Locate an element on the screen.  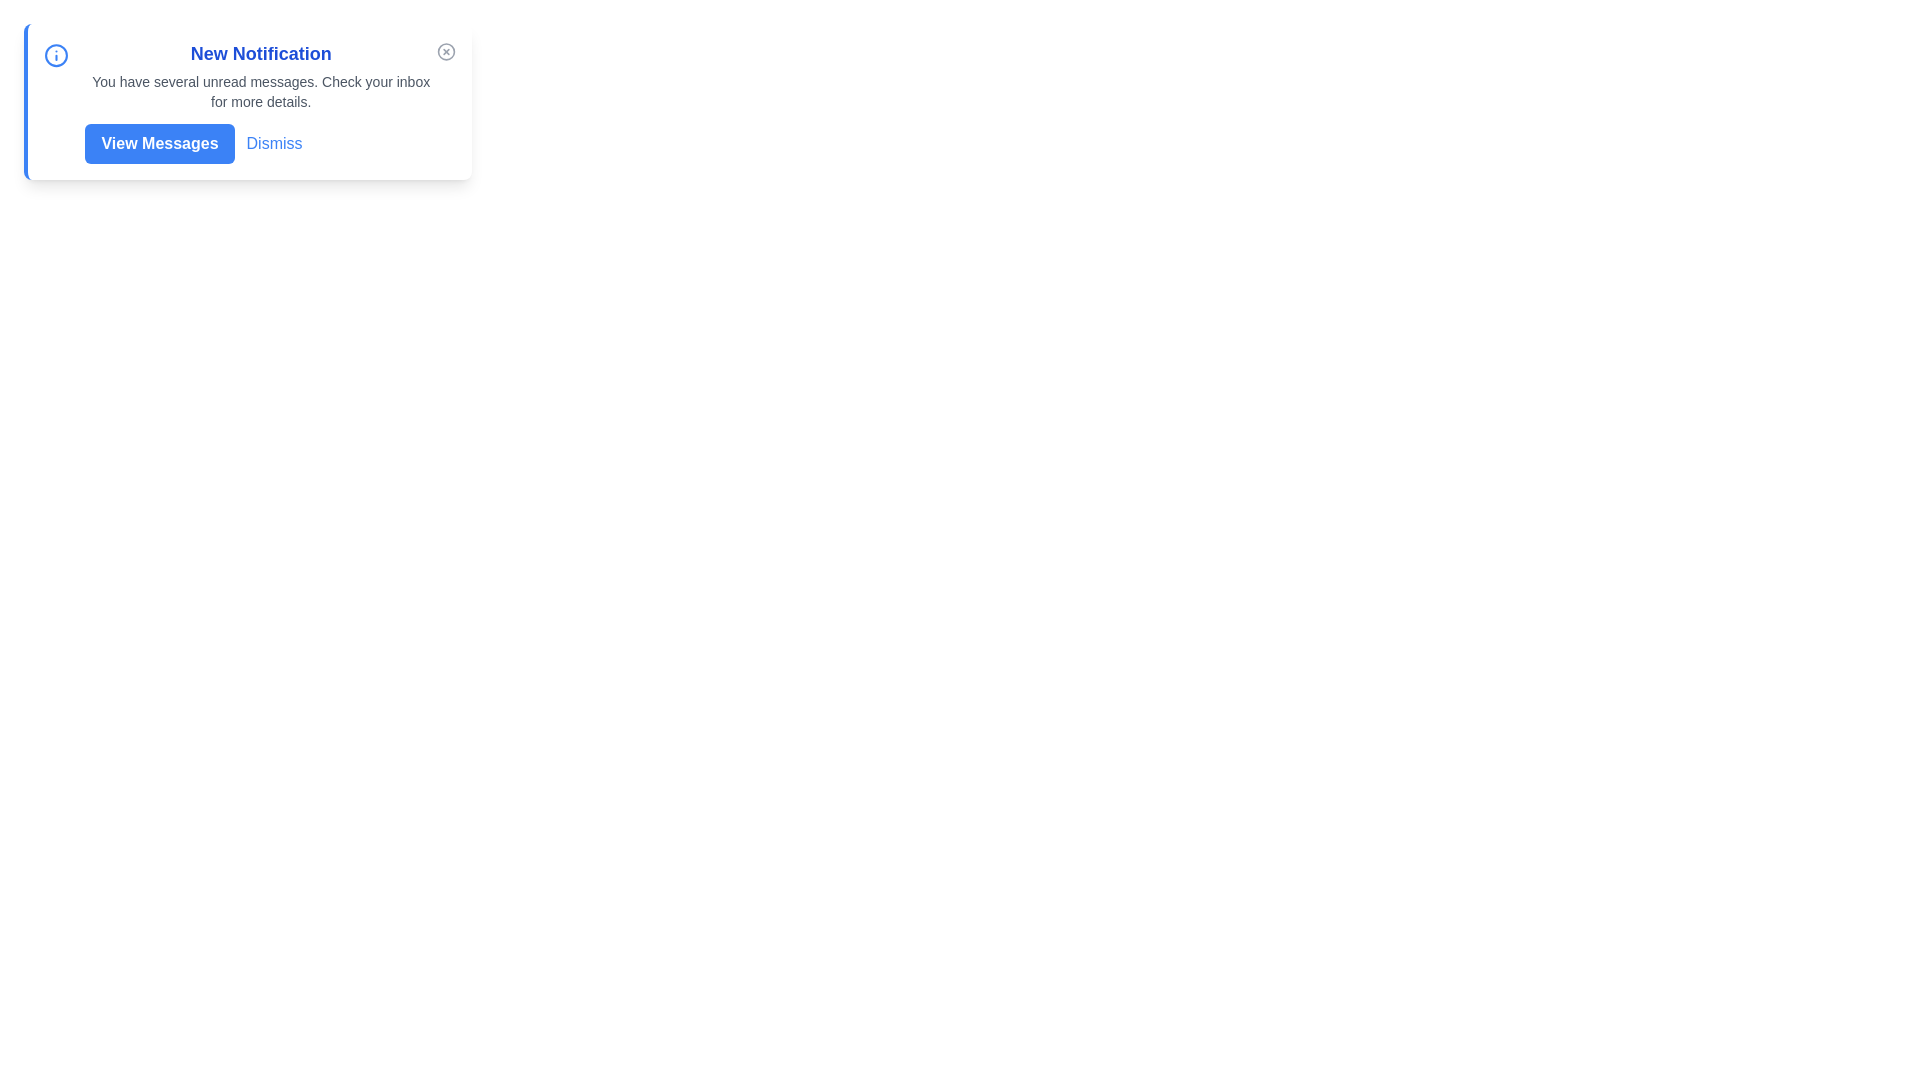
the icon button in the top-right corner of the notification card titled 'New Notification' is located at coordinates (445, 50).